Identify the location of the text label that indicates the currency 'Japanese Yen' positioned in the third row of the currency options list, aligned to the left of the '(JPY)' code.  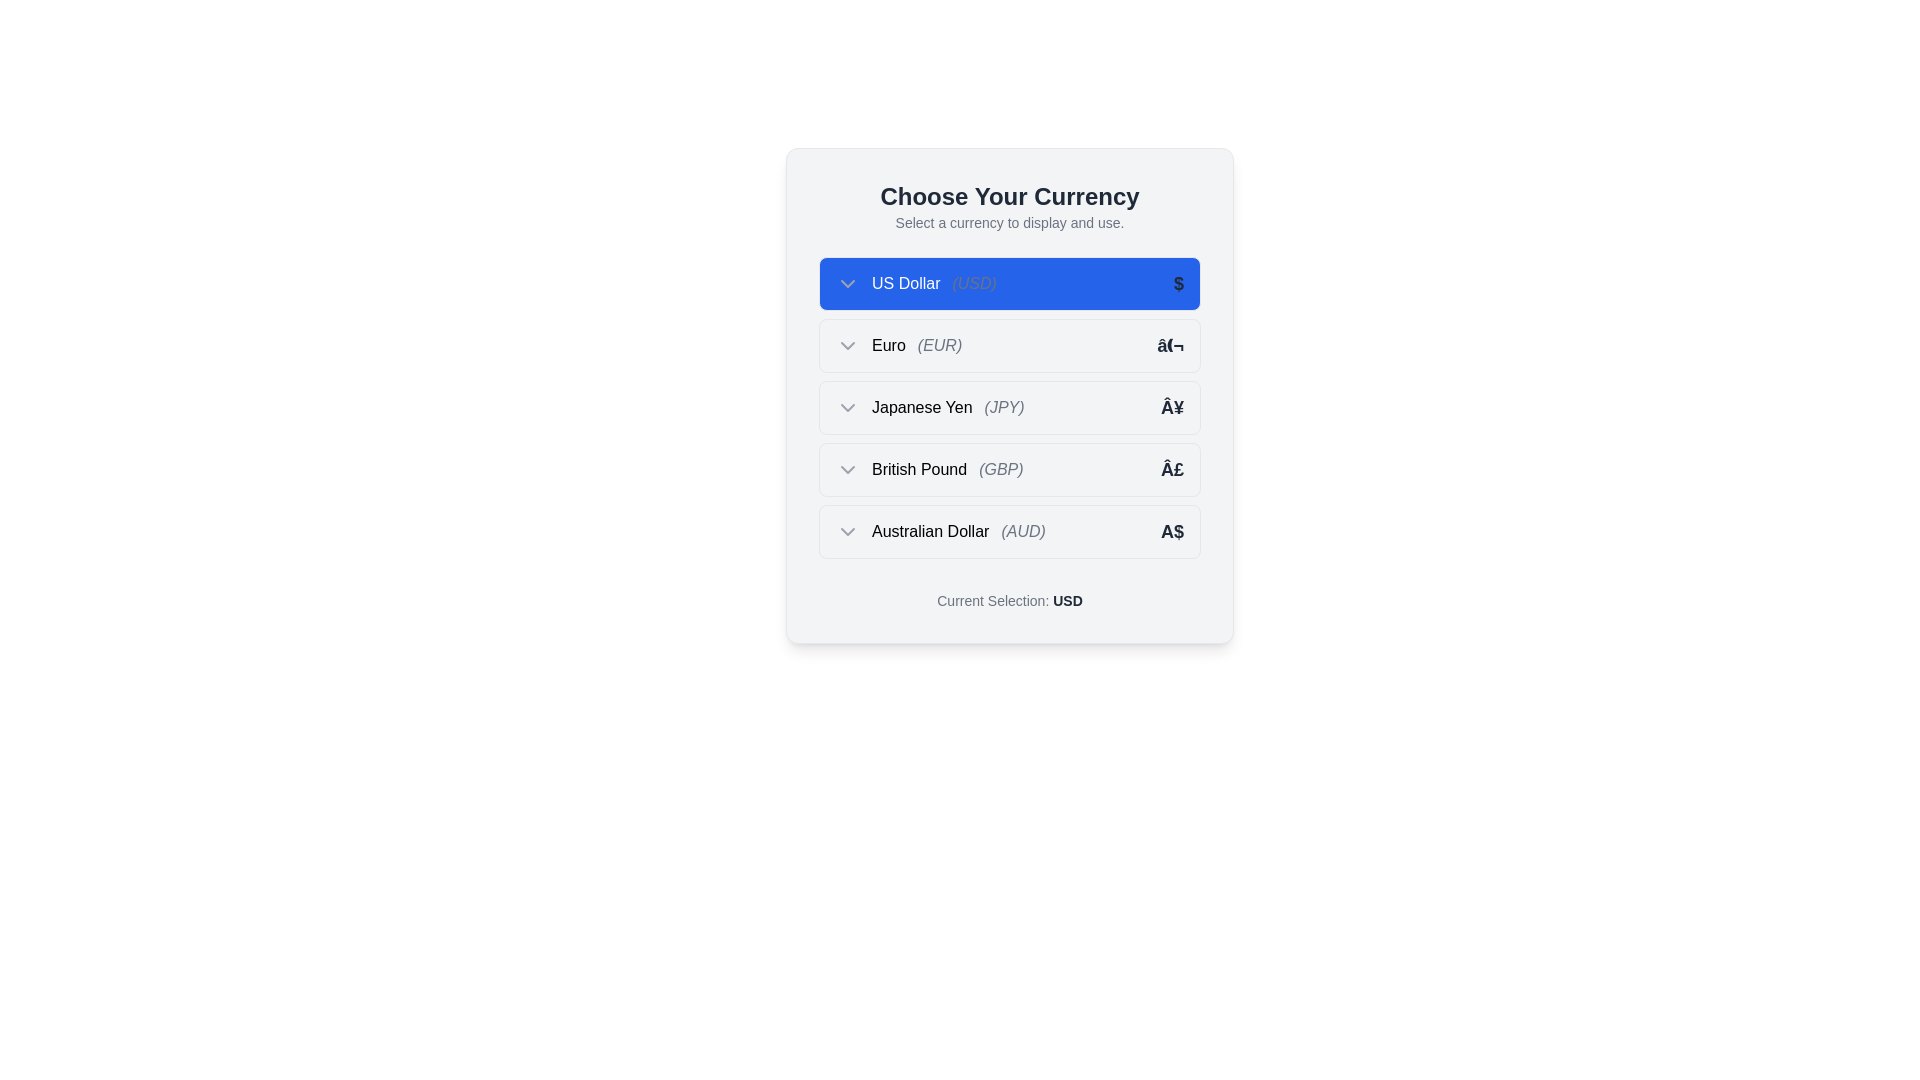
(921, 407).